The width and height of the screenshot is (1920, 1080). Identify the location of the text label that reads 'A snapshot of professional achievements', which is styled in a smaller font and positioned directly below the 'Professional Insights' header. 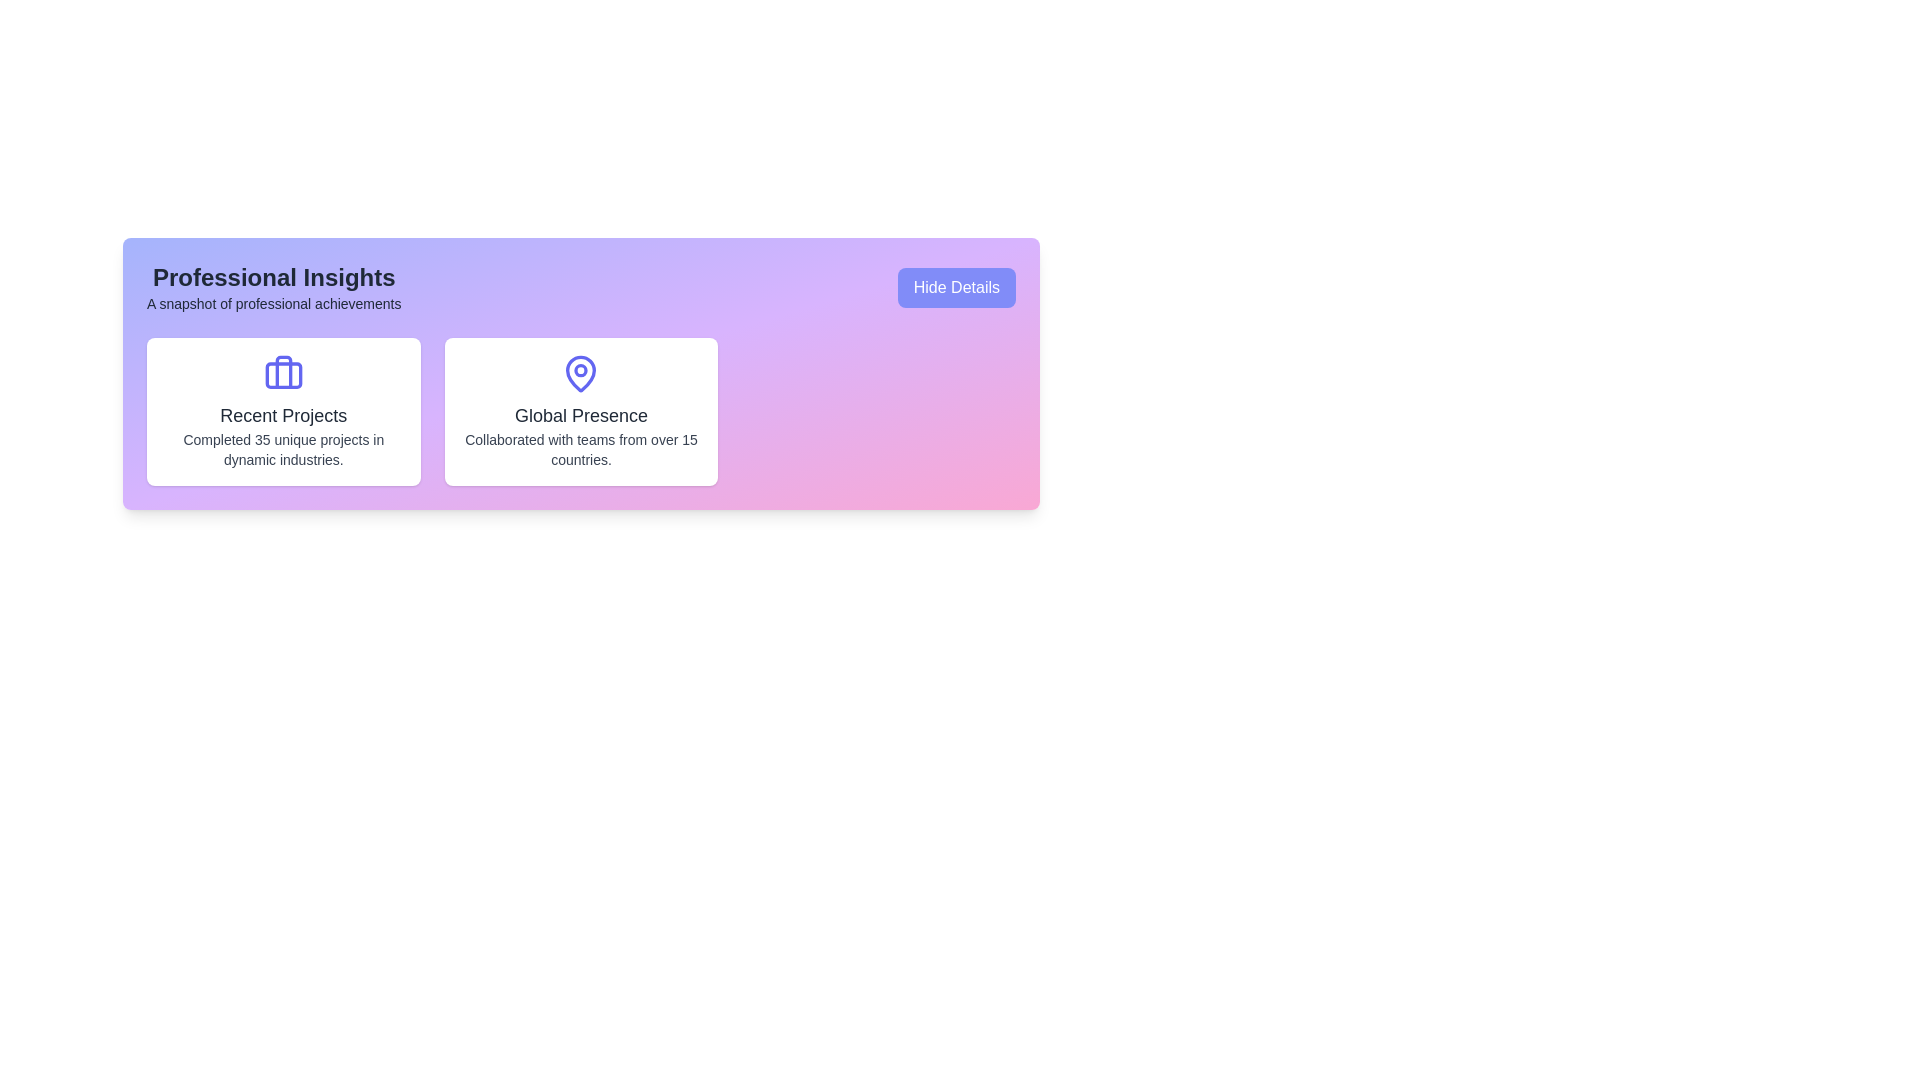
(273, 304).